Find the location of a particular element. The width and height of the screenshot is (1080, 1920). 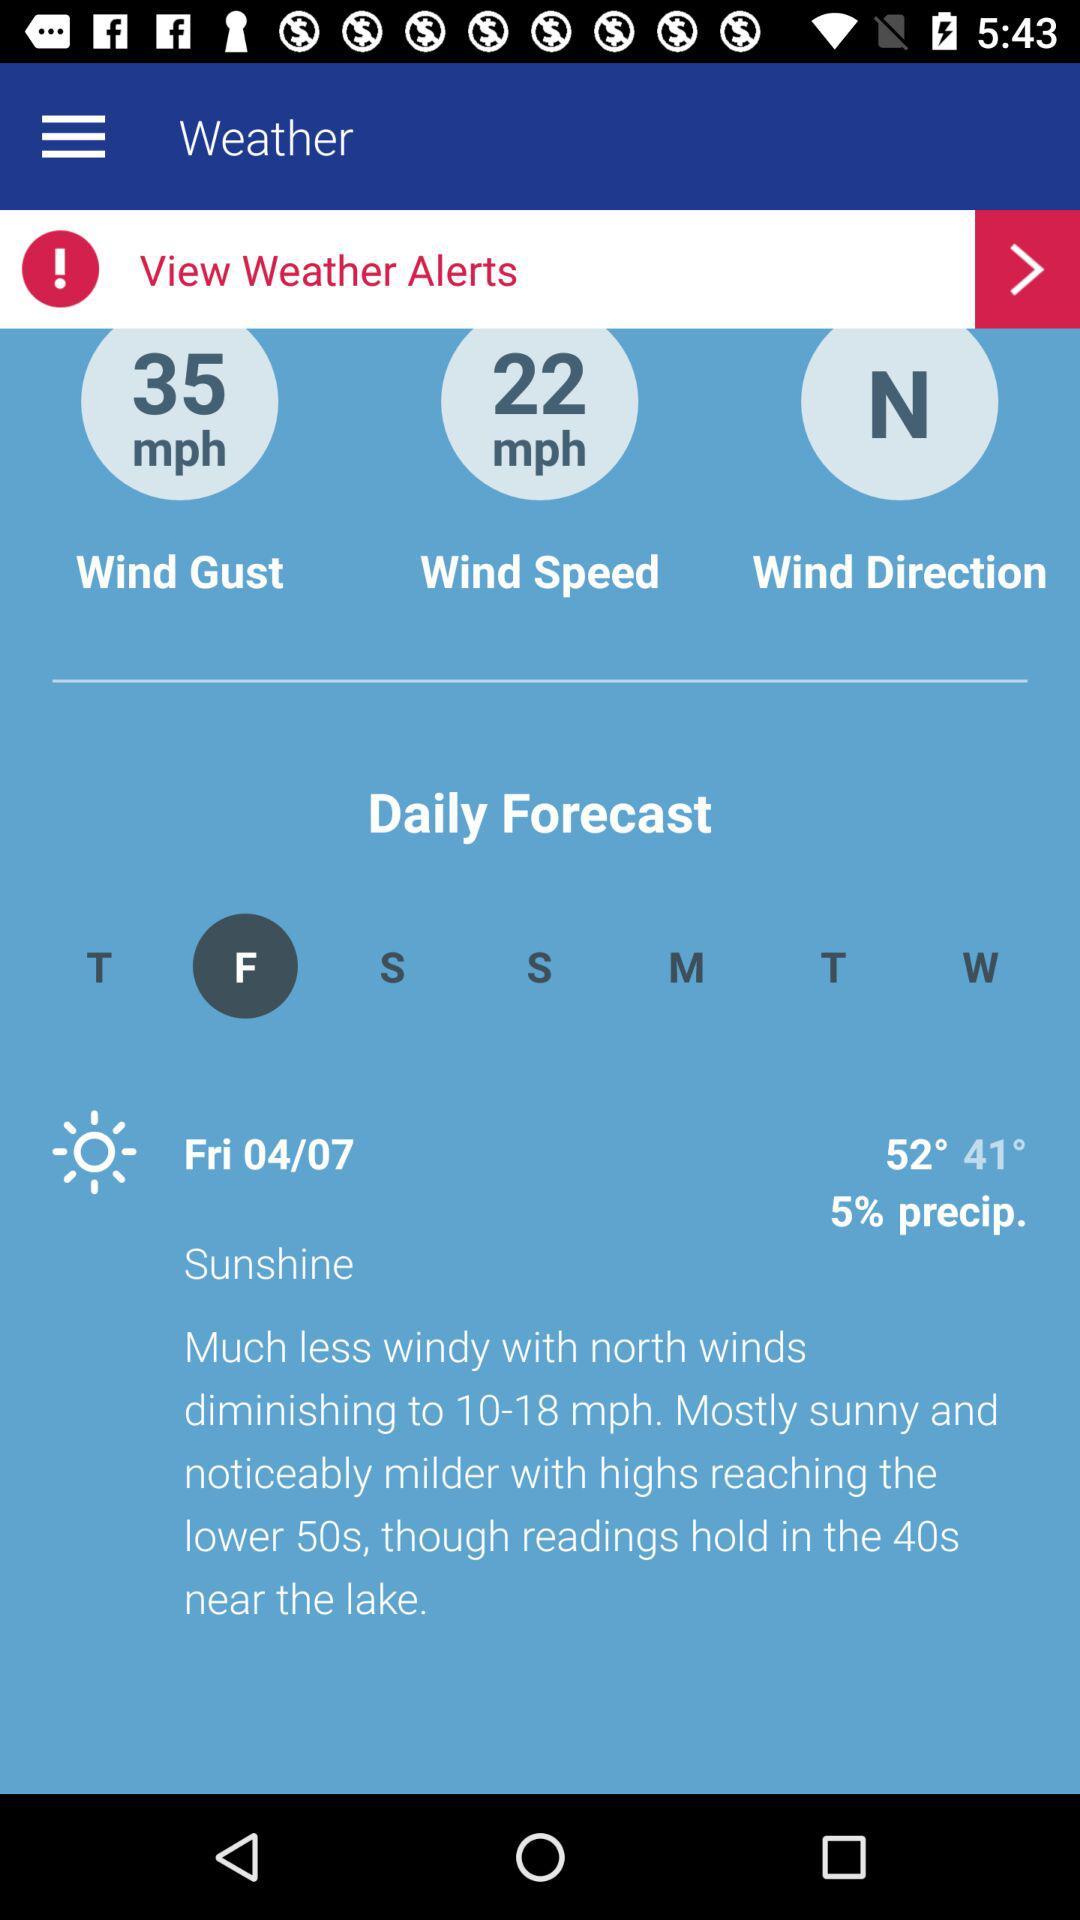

the app above sunshine app is located at coordinates (685, 965).